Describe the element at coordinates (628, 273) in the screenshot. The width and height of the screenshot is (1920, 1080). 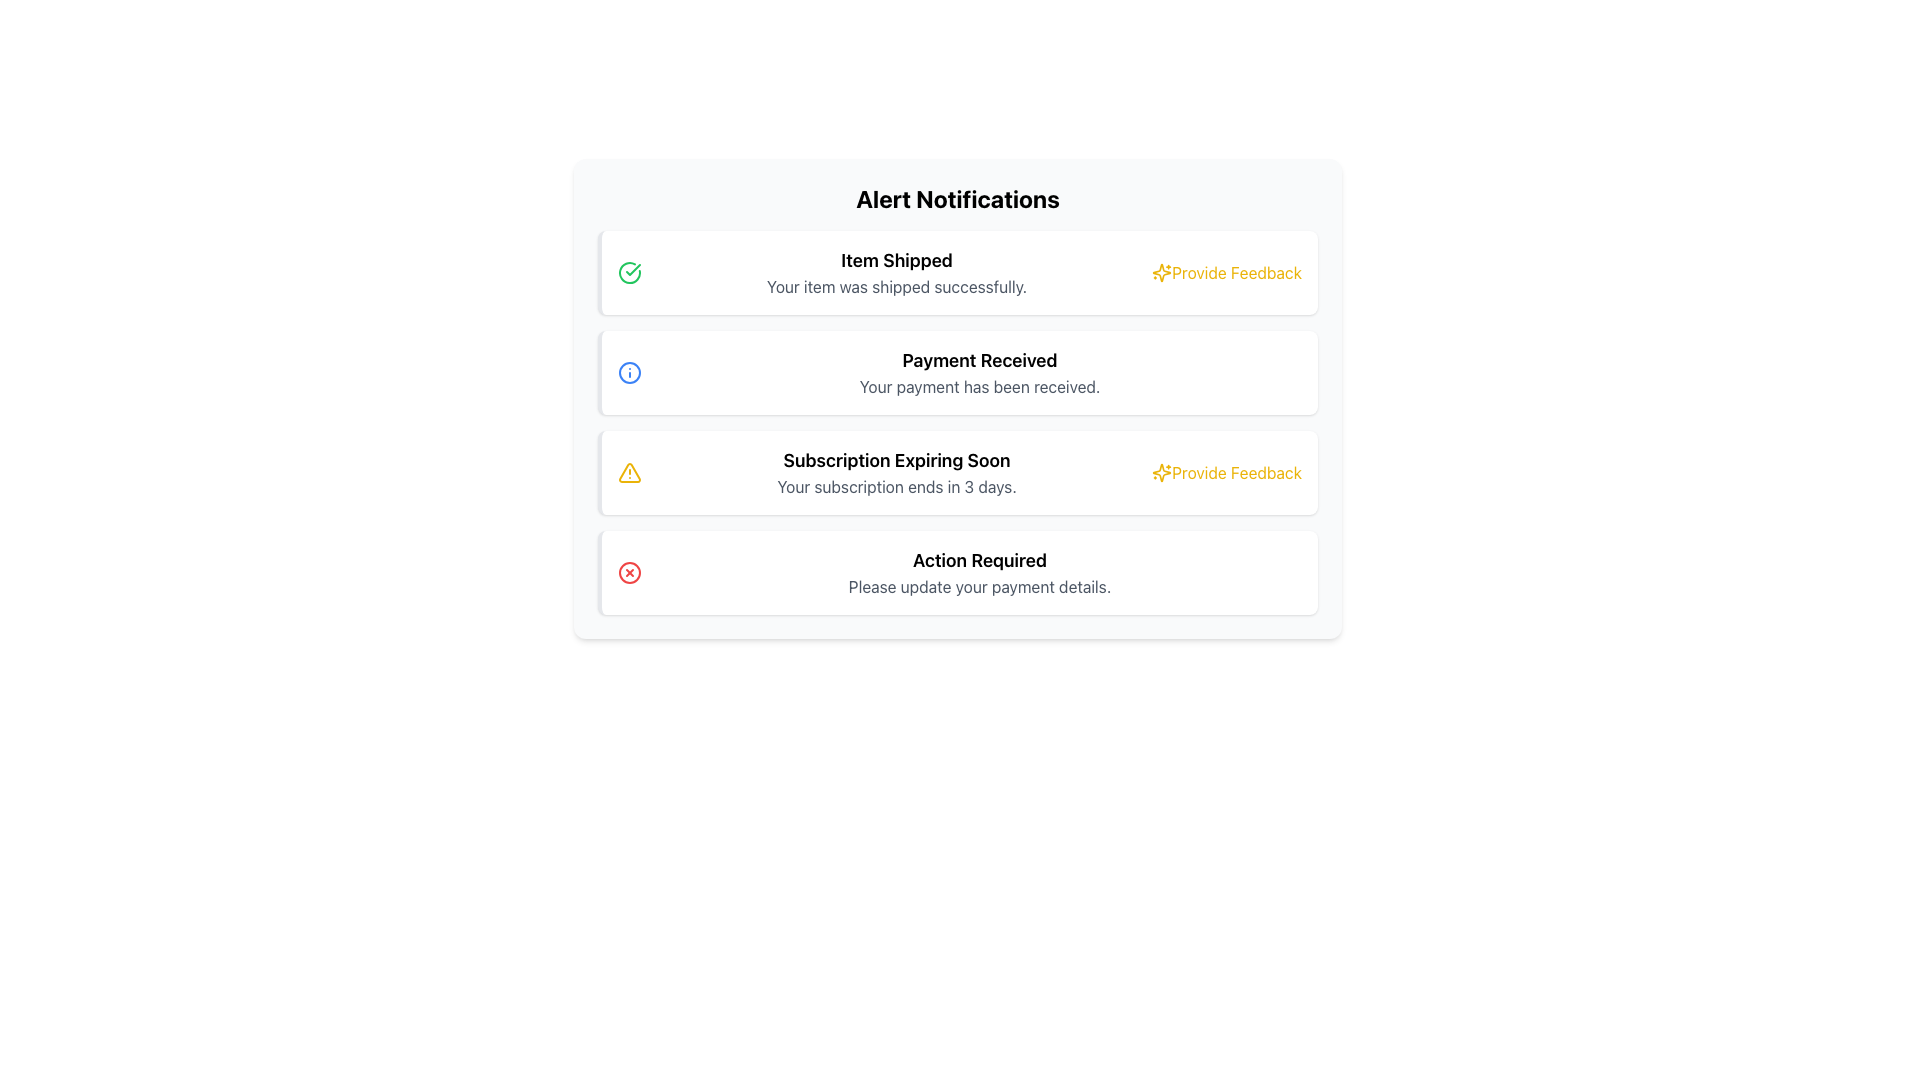
I see `the green checkmark icon within the circular outline located to the left of the 'Item Shipped' notification text` at that location.